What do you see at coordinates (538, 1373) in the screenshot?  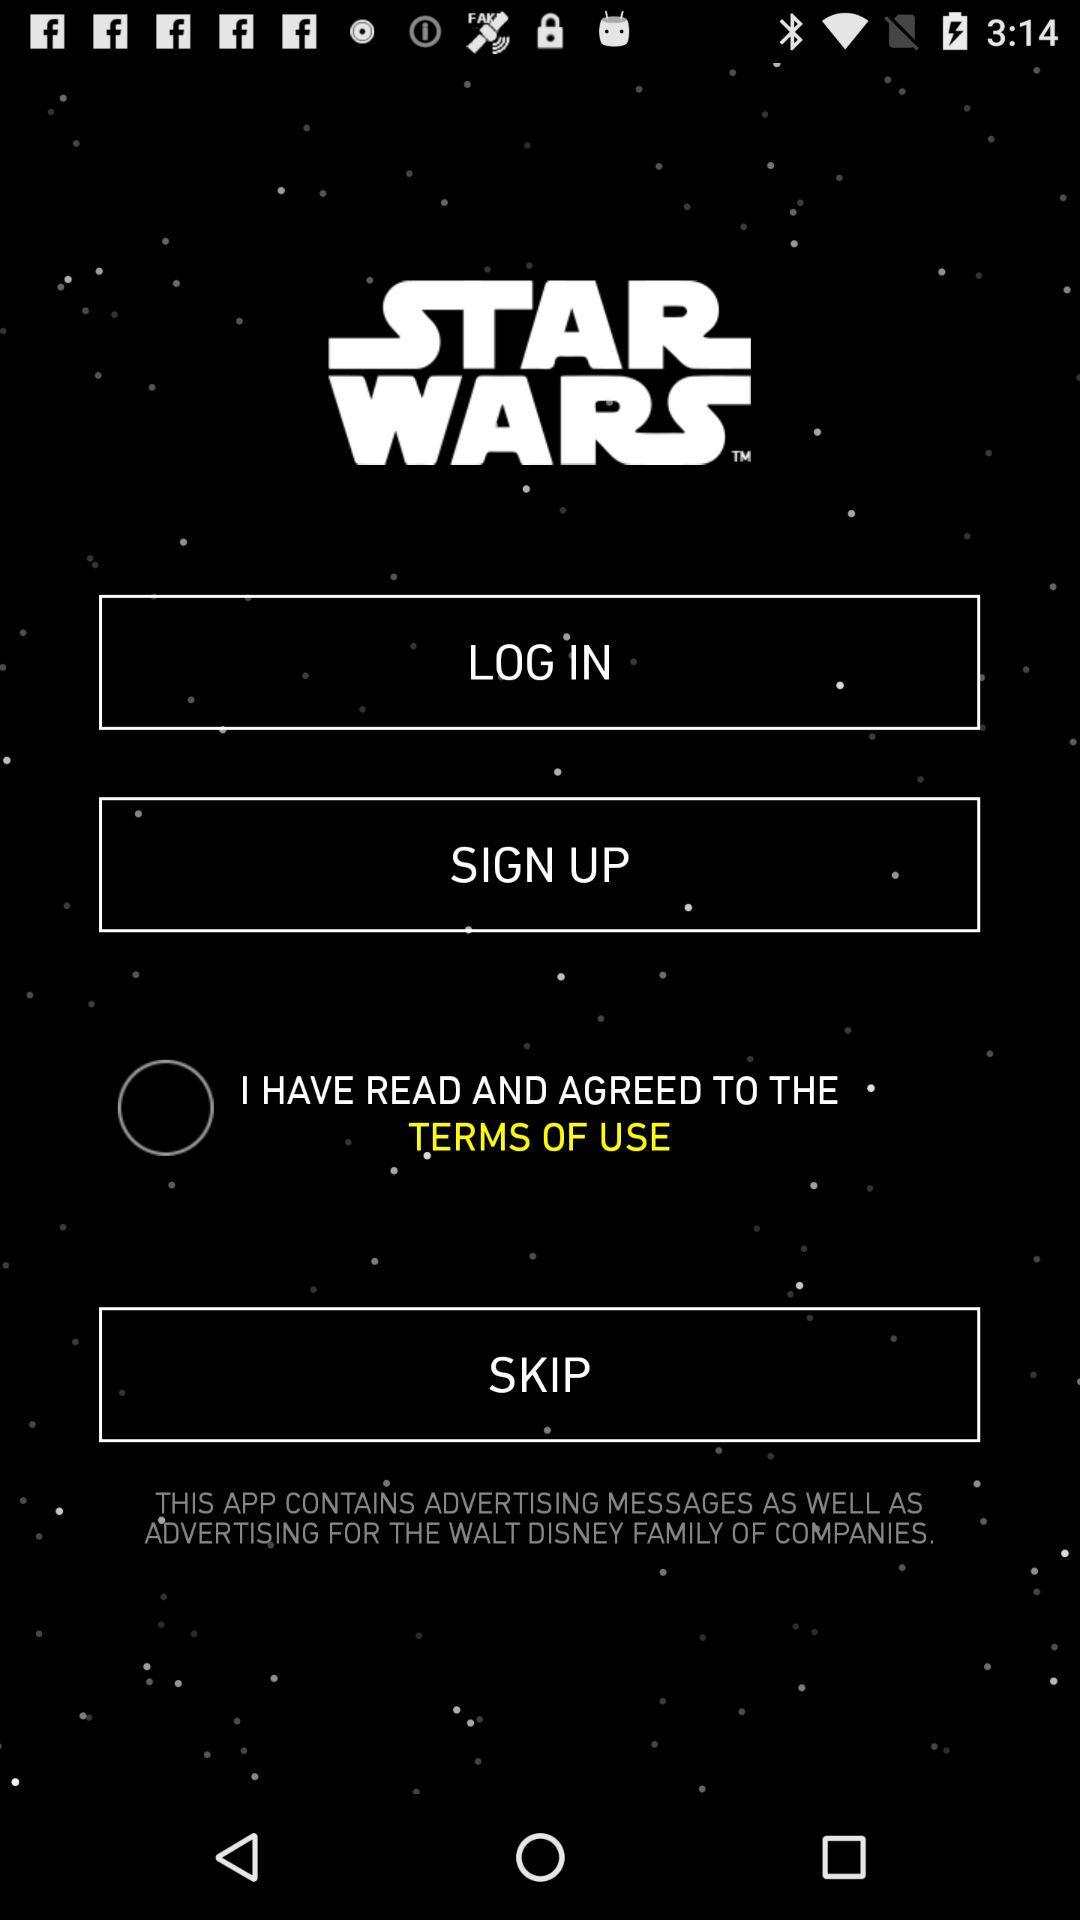 I see `the skip button` at bounding box center [538, 1373].